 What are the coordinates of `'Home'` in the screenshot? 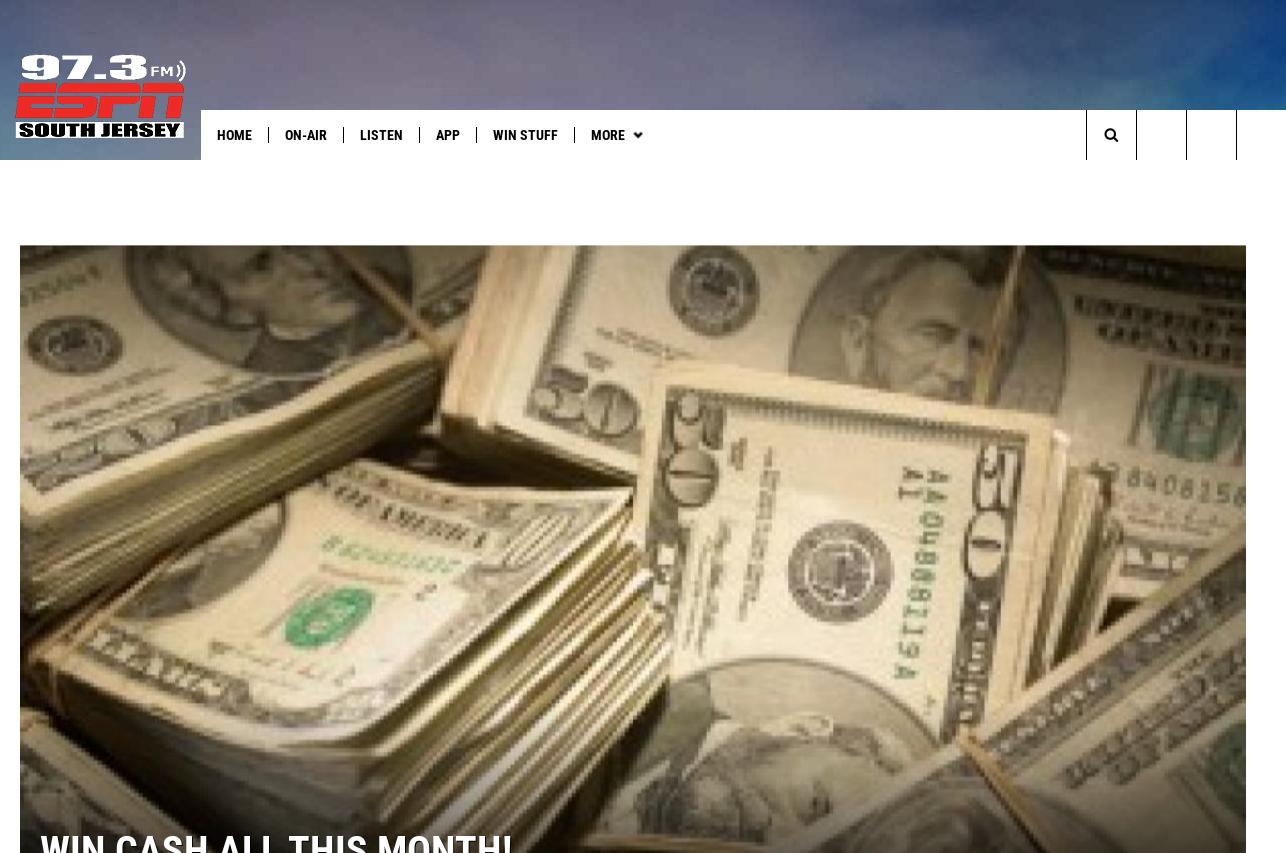 It's located at (234, 134).